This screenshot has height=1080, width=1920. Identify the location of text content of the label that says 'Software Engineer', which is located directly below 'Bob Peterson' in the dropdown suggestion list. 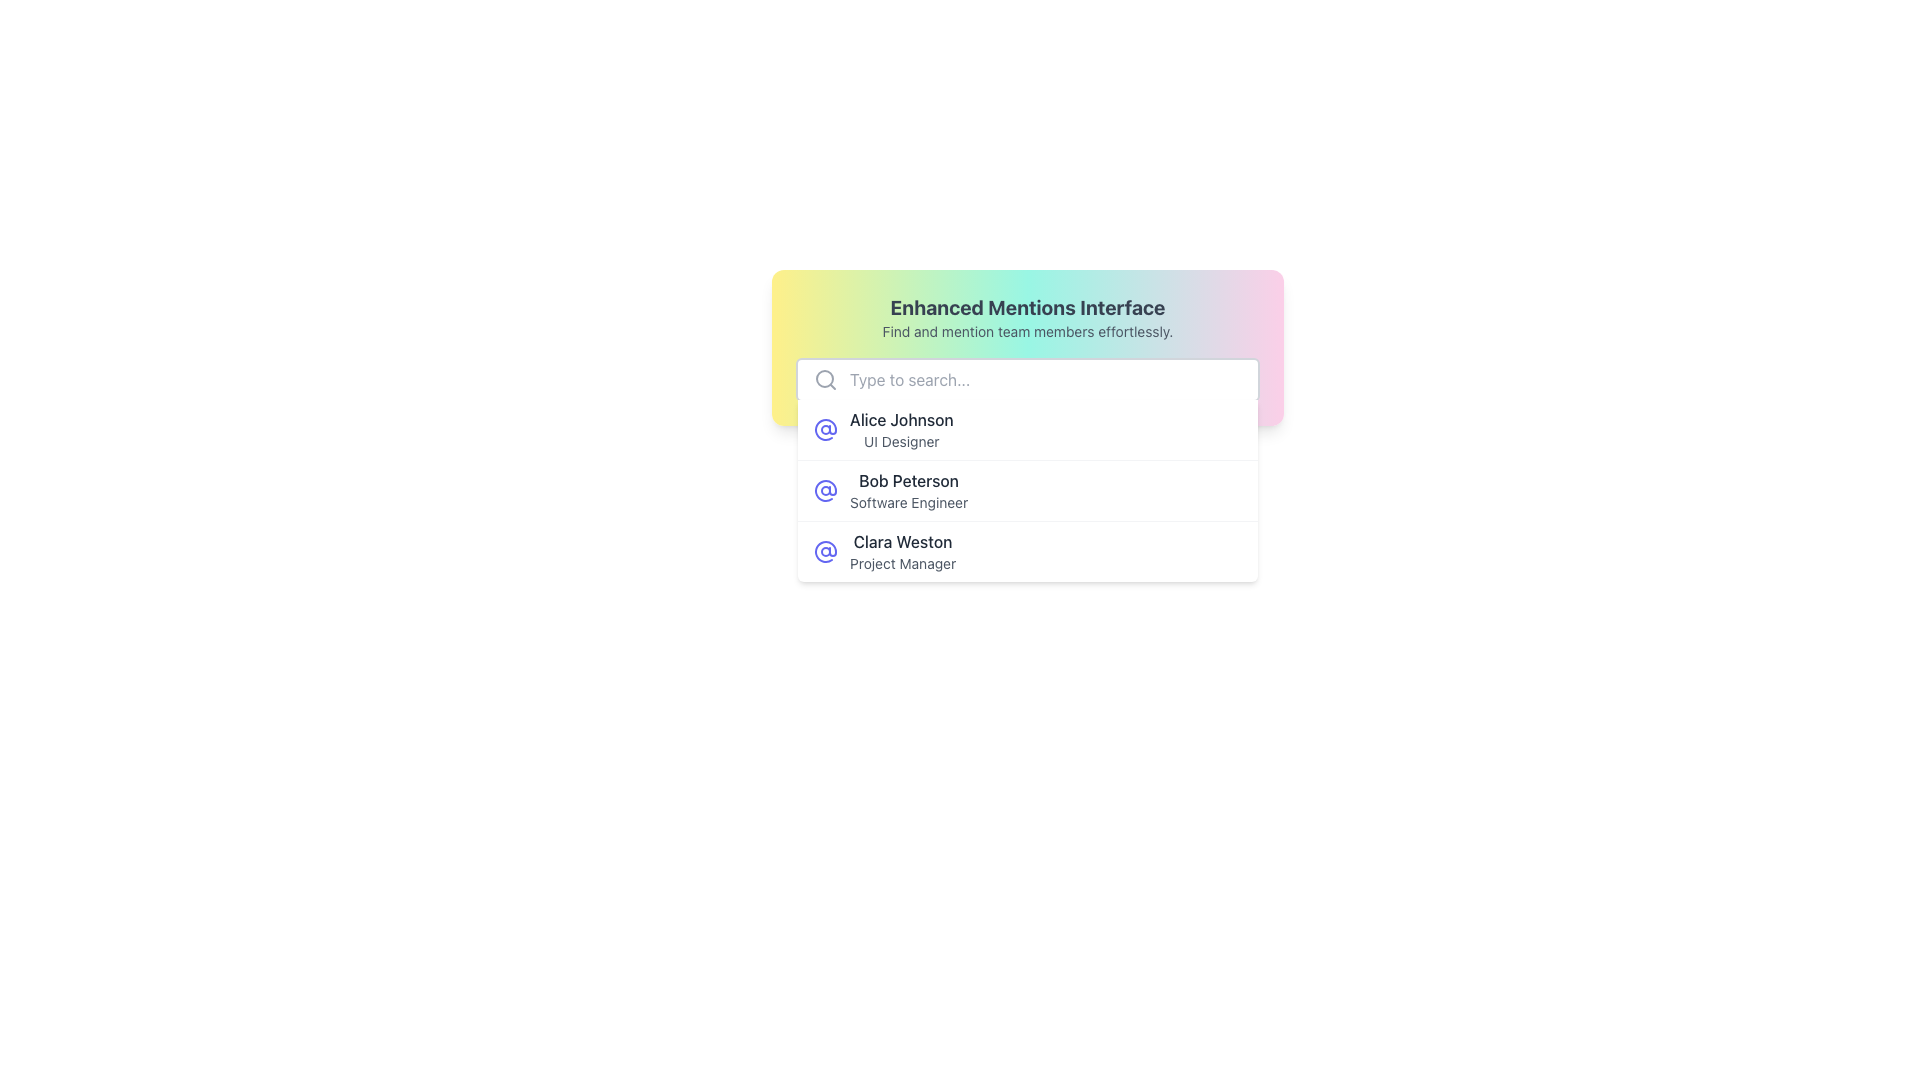
(908, 501).